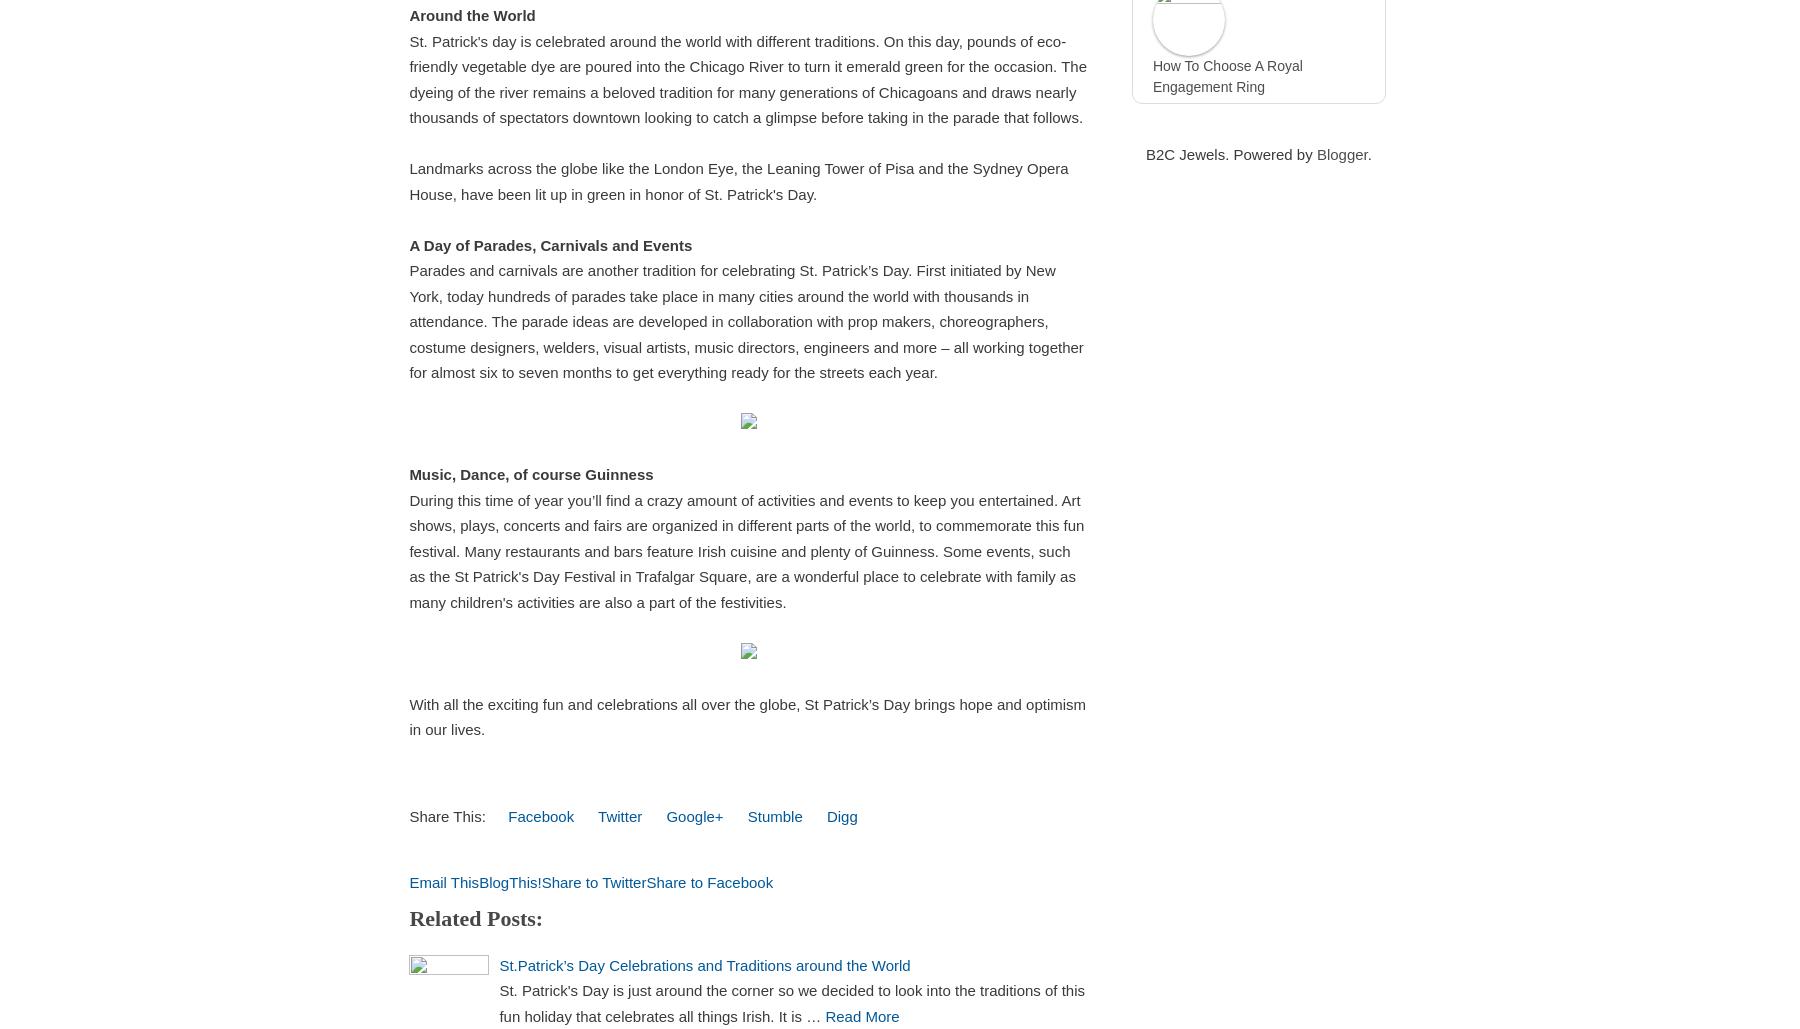 The image size is (1800, 1029). I want to click on 'Share to Twitter', so click(593, 880).